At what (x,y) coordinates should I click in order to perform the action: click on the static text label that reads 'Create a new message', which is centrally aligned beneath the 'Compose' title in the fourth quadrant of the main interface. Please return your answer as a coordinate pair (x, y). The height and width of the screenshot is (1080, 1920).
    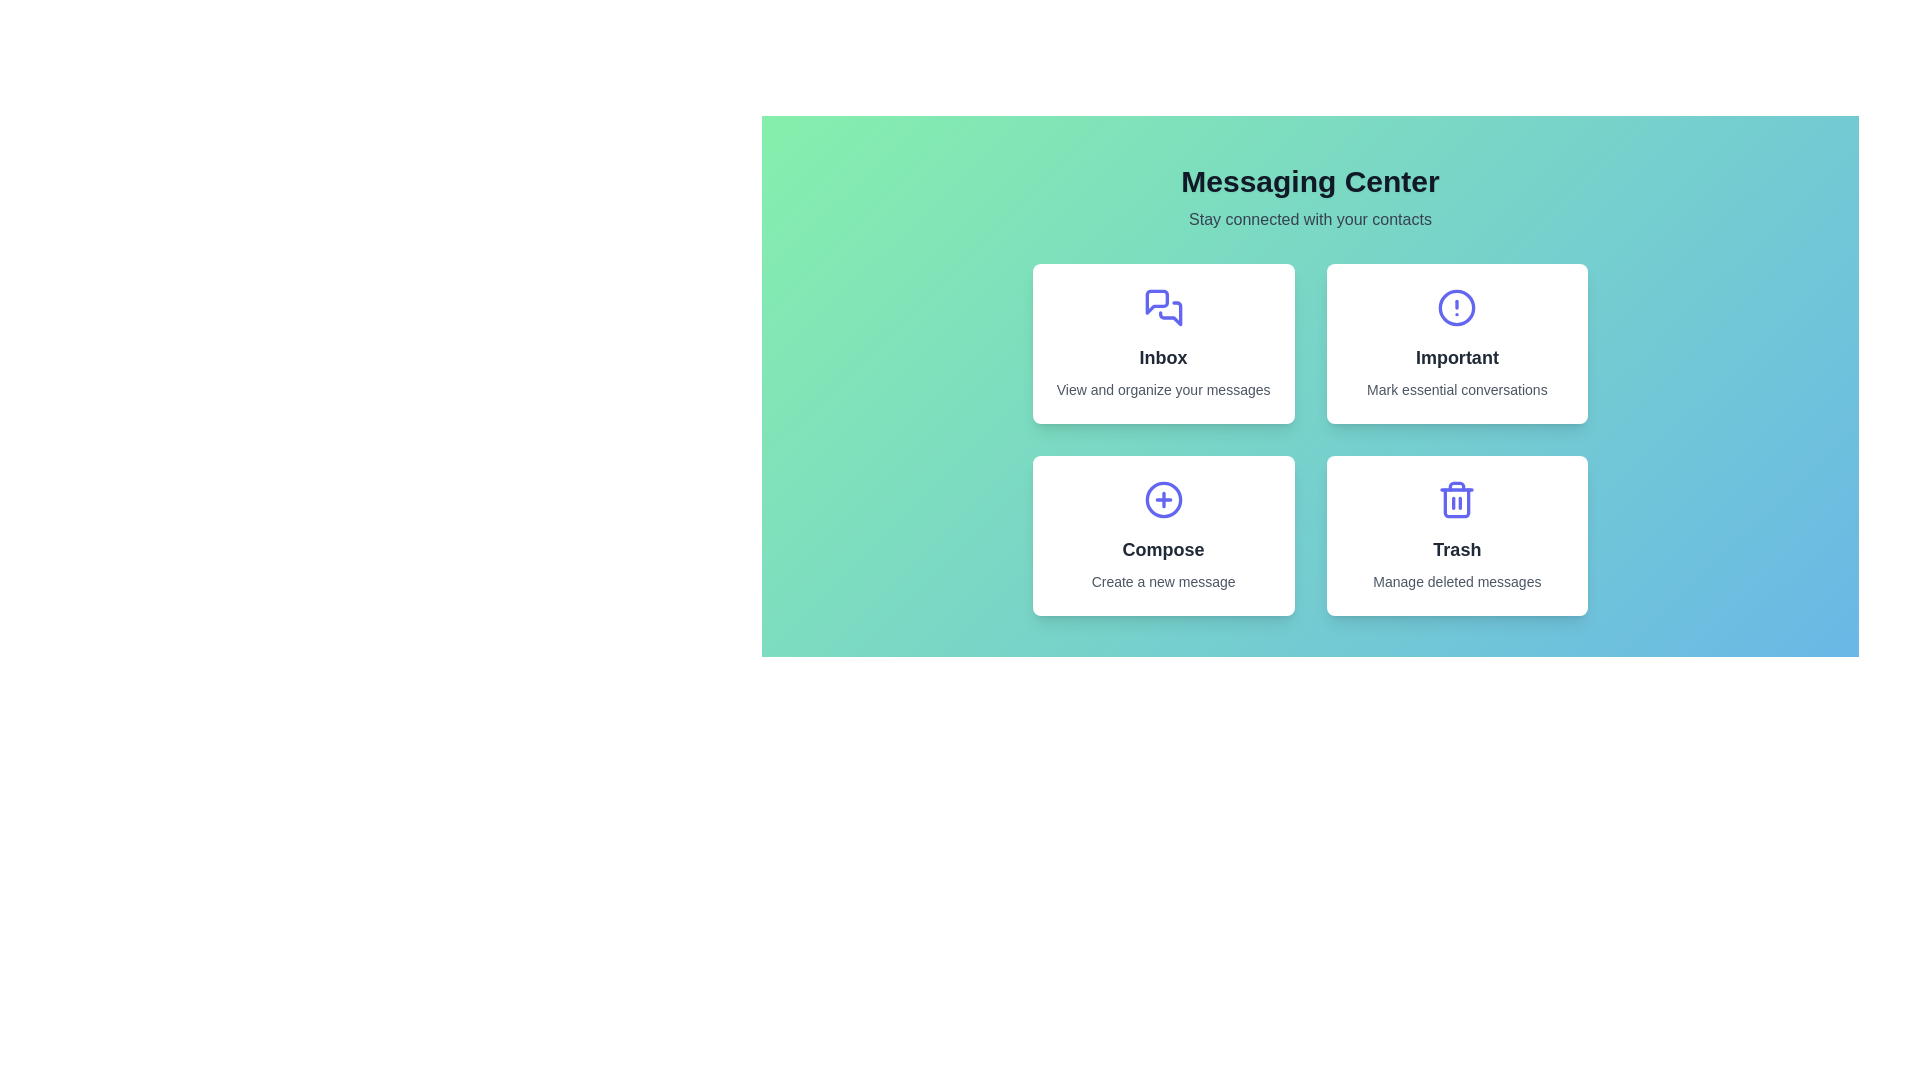
    Looking at the image, I should click on (1163, 582).